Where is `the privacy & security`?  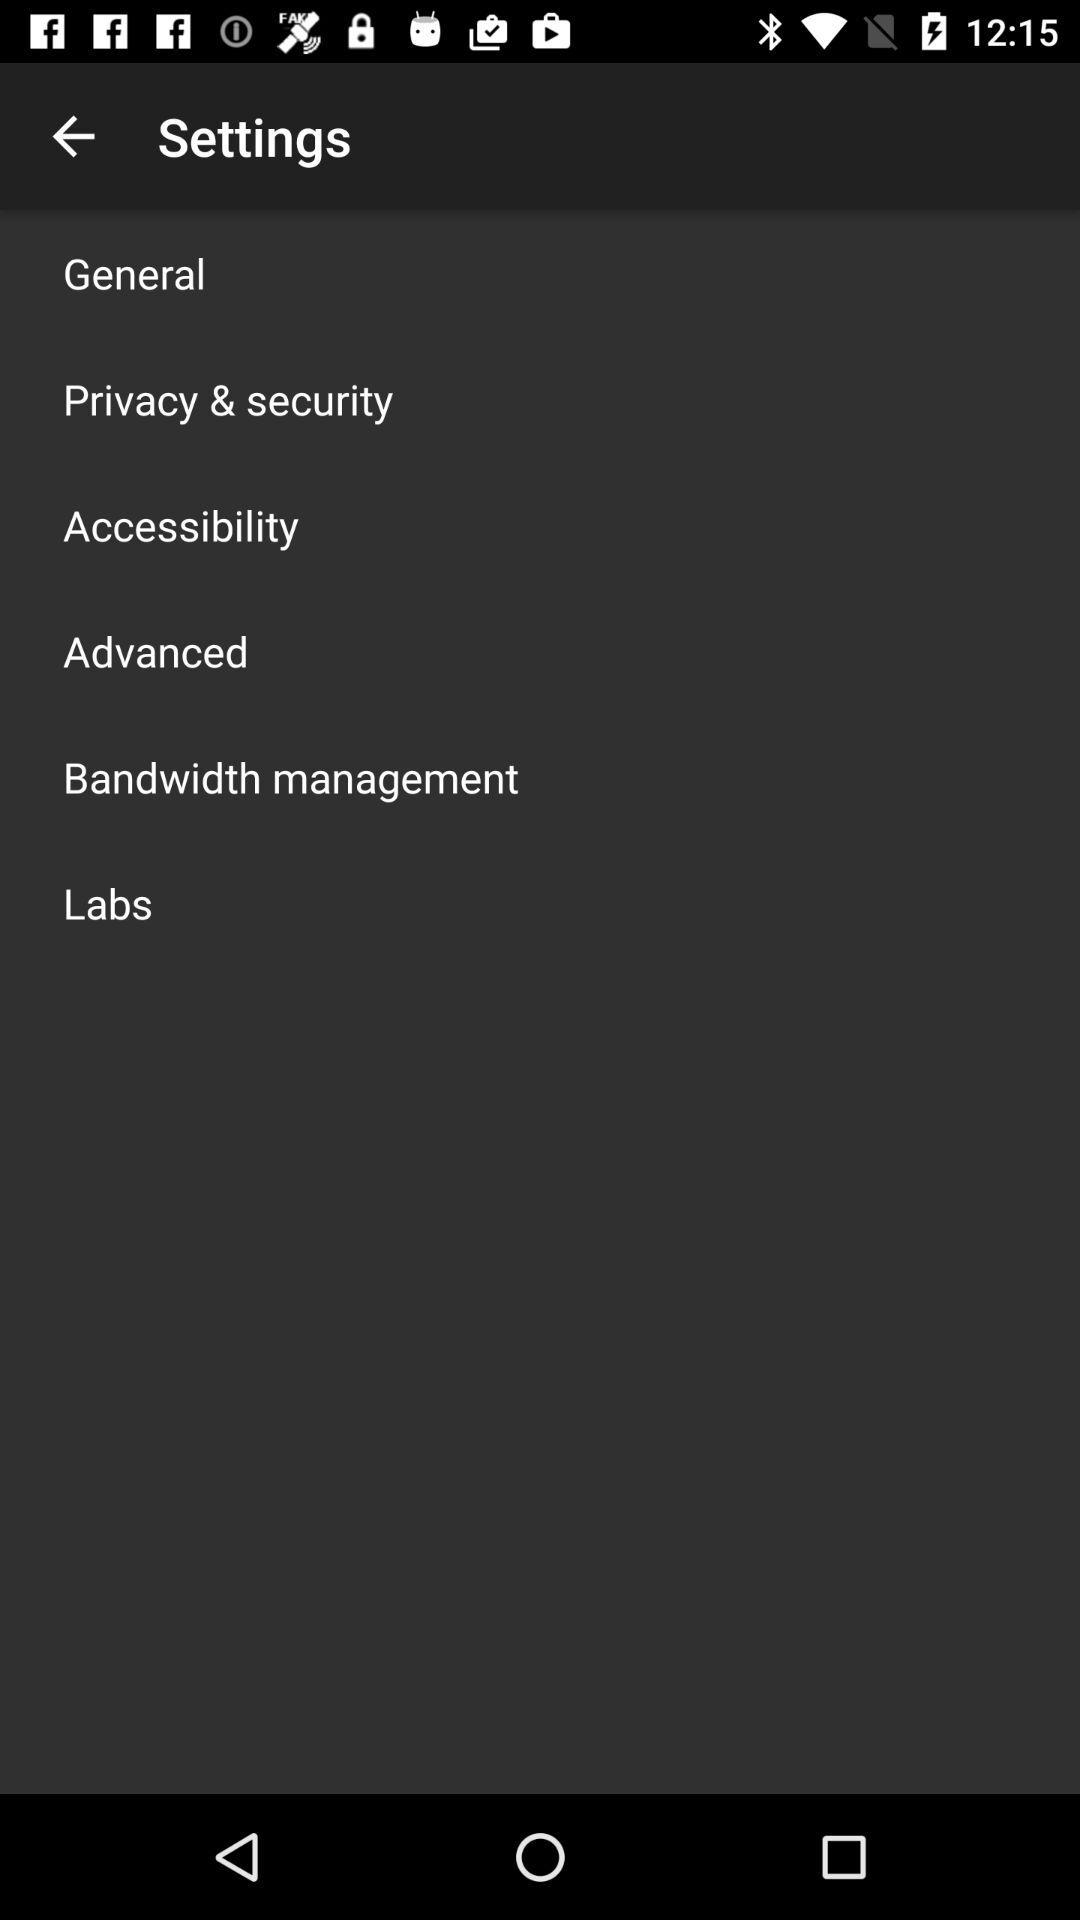
the privacy & security is located at coordinates (227, 398).